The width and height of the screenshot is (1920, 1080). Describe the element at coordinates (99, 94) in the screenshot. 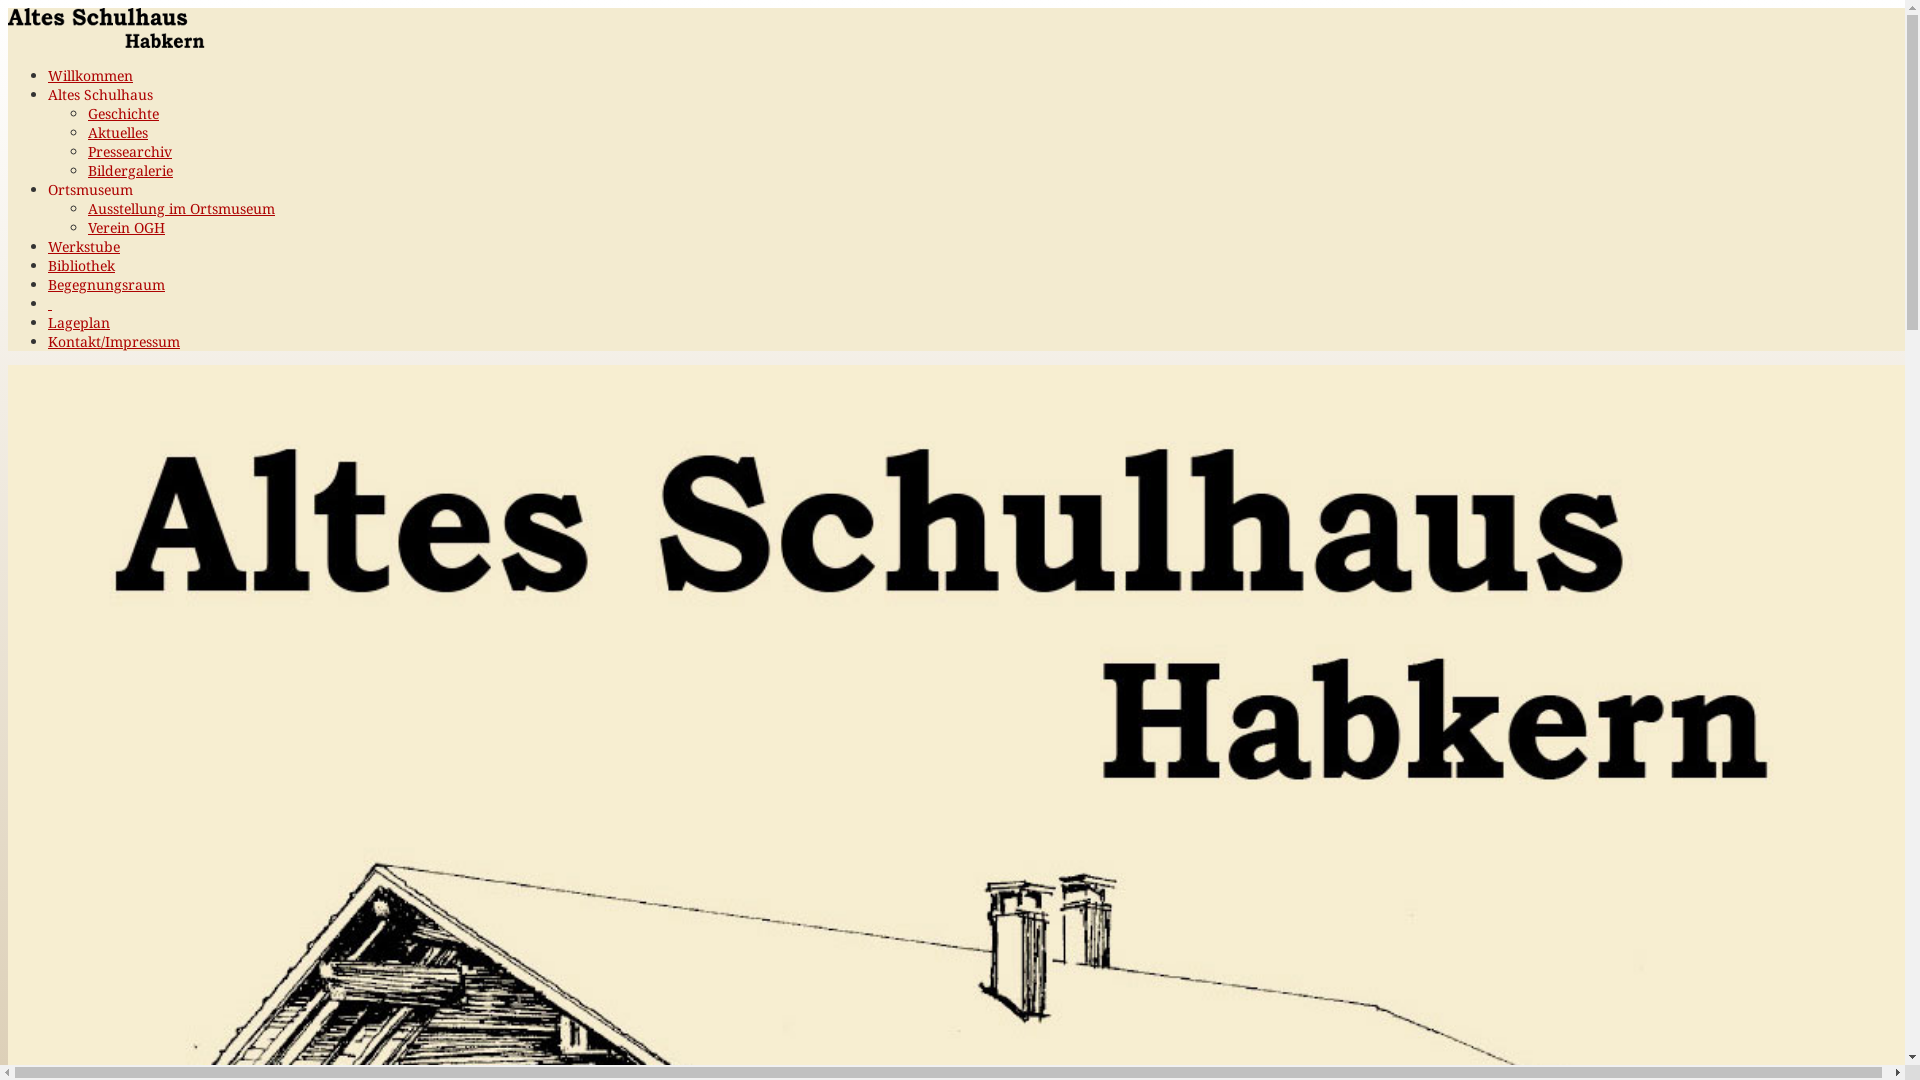

I see `'Altes Schulhaus'` at that location.